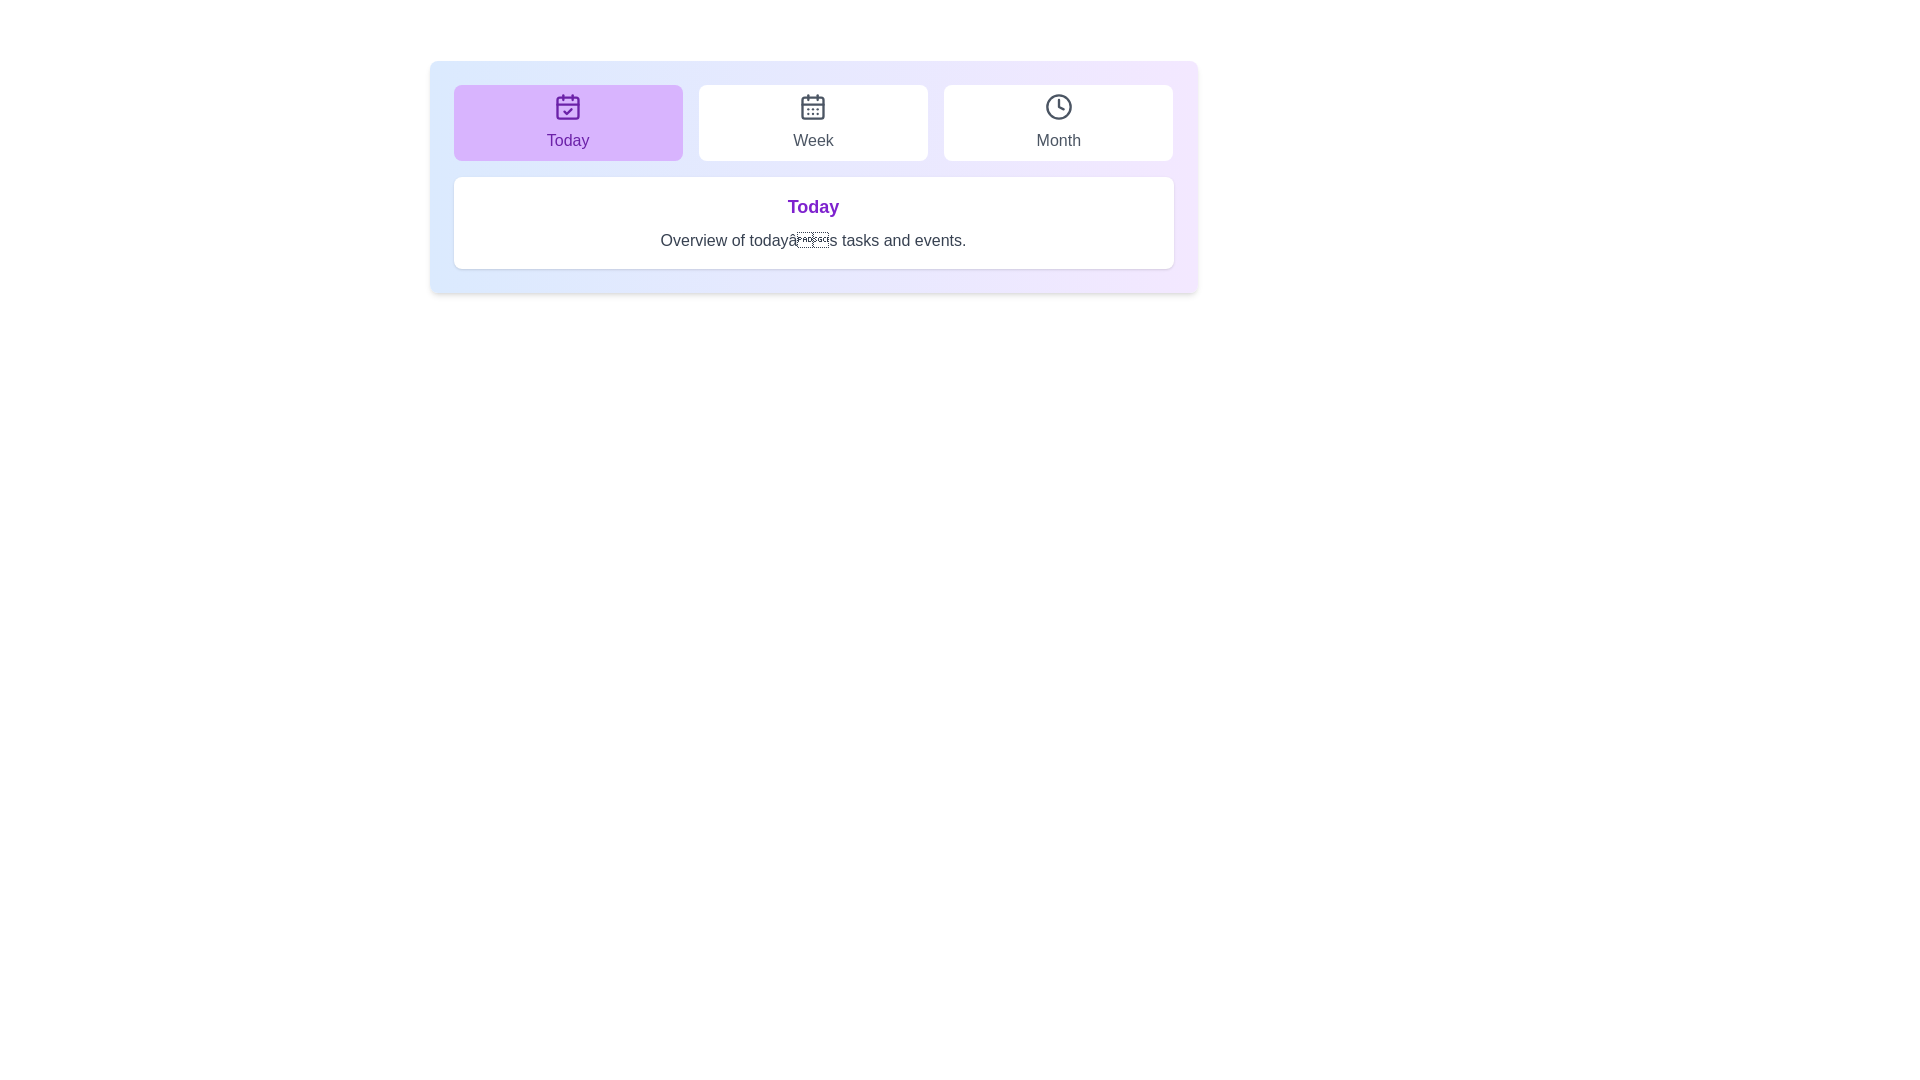  What do you see at coordinates (566, 123) in the screenshot?
I see `the tab labeled Today to view its associated text` at bounding box center [566, 123].